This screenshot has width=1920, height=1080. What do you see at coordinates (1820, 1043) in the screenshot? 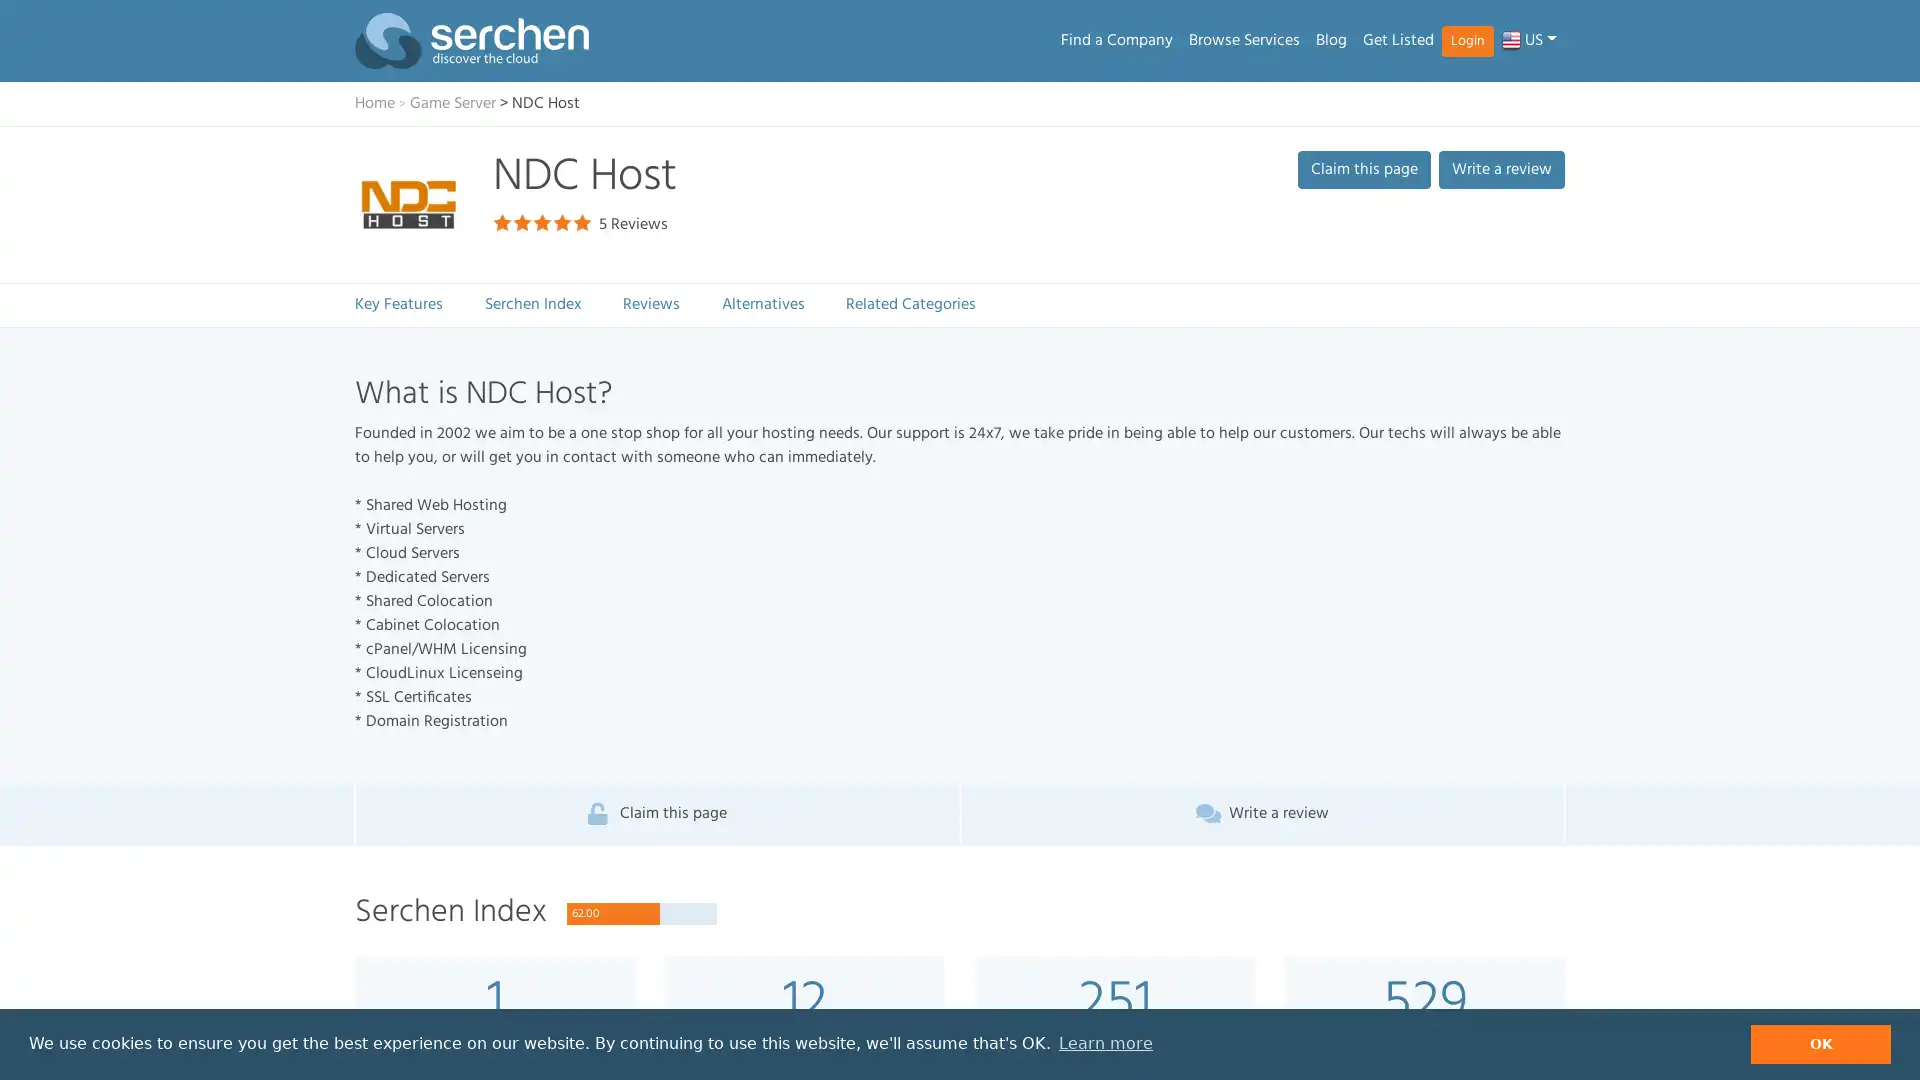
I see `dismiss cookie message` at bounding box center [1820, 1043].